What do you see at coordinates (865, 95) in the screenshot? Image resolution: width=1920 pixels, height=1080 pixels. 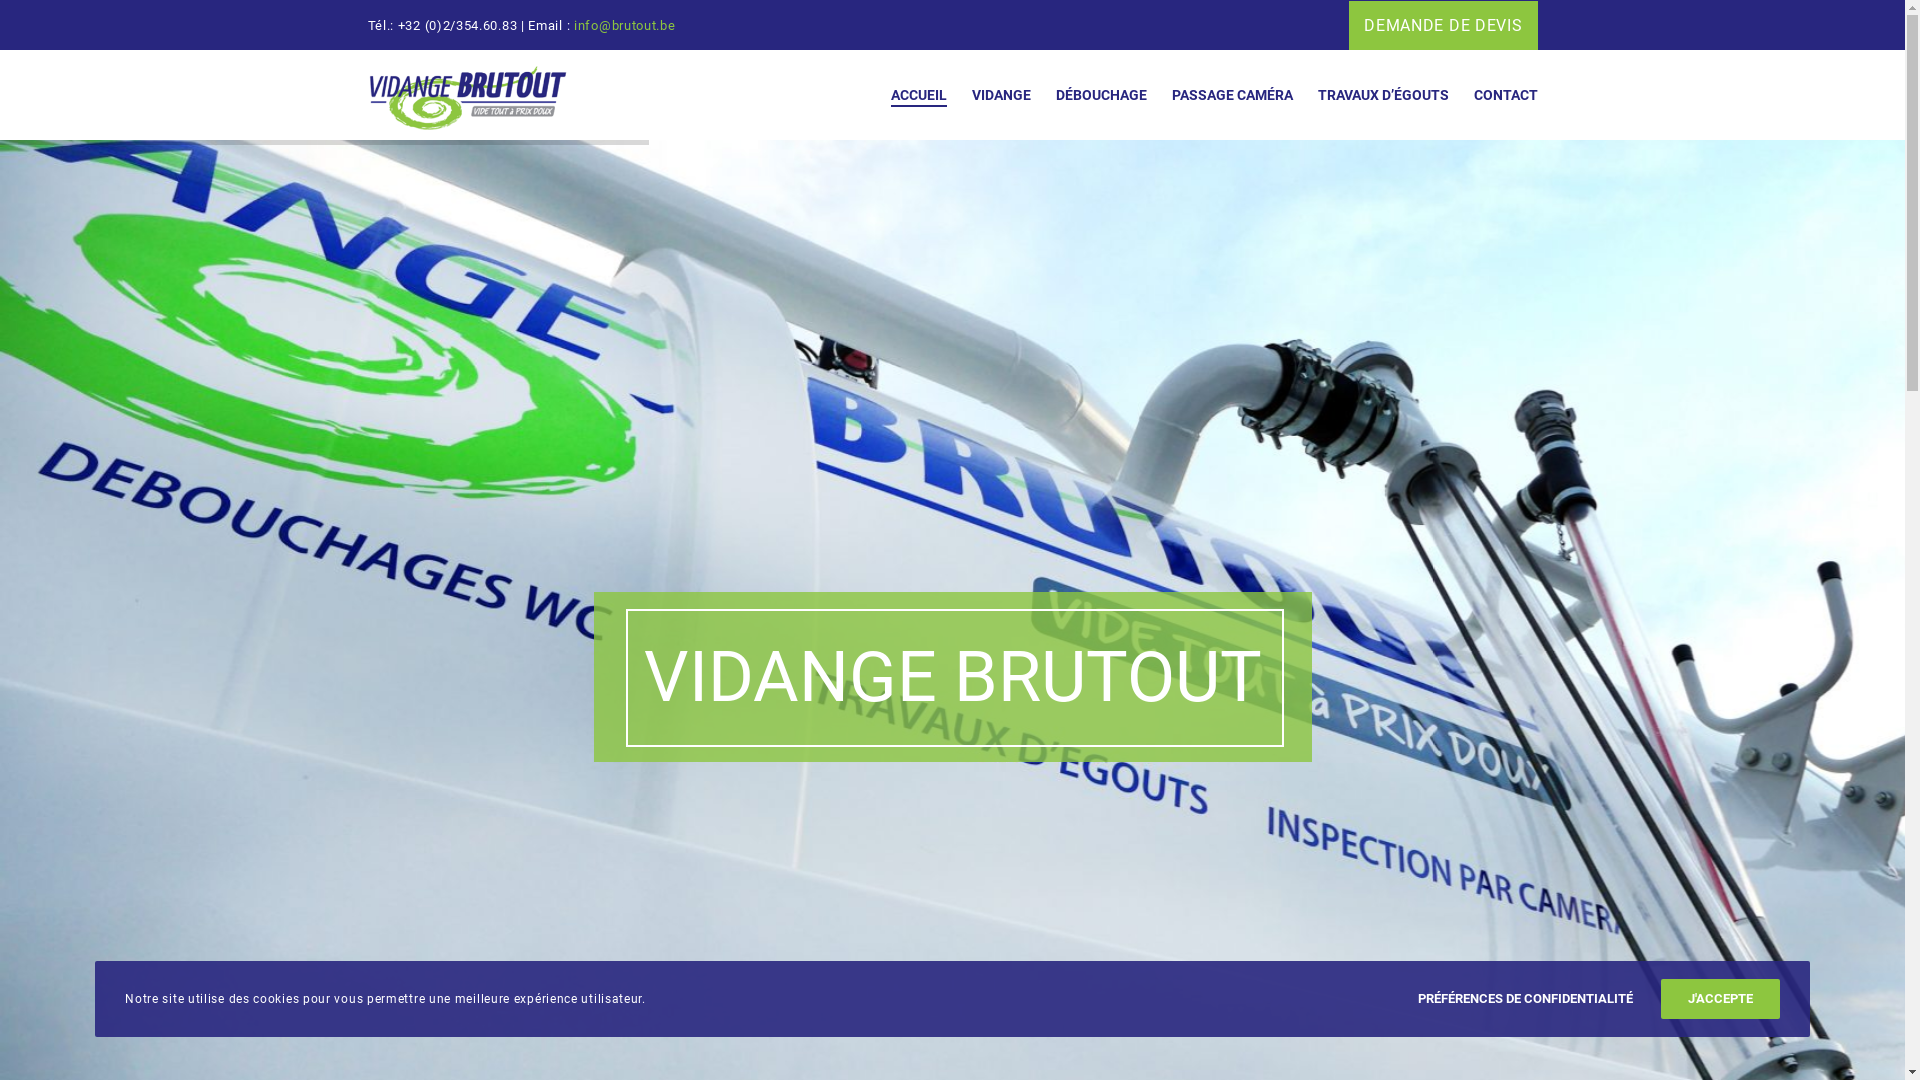 I see `'ACCUEIL'` at bounding box center [865, 95].